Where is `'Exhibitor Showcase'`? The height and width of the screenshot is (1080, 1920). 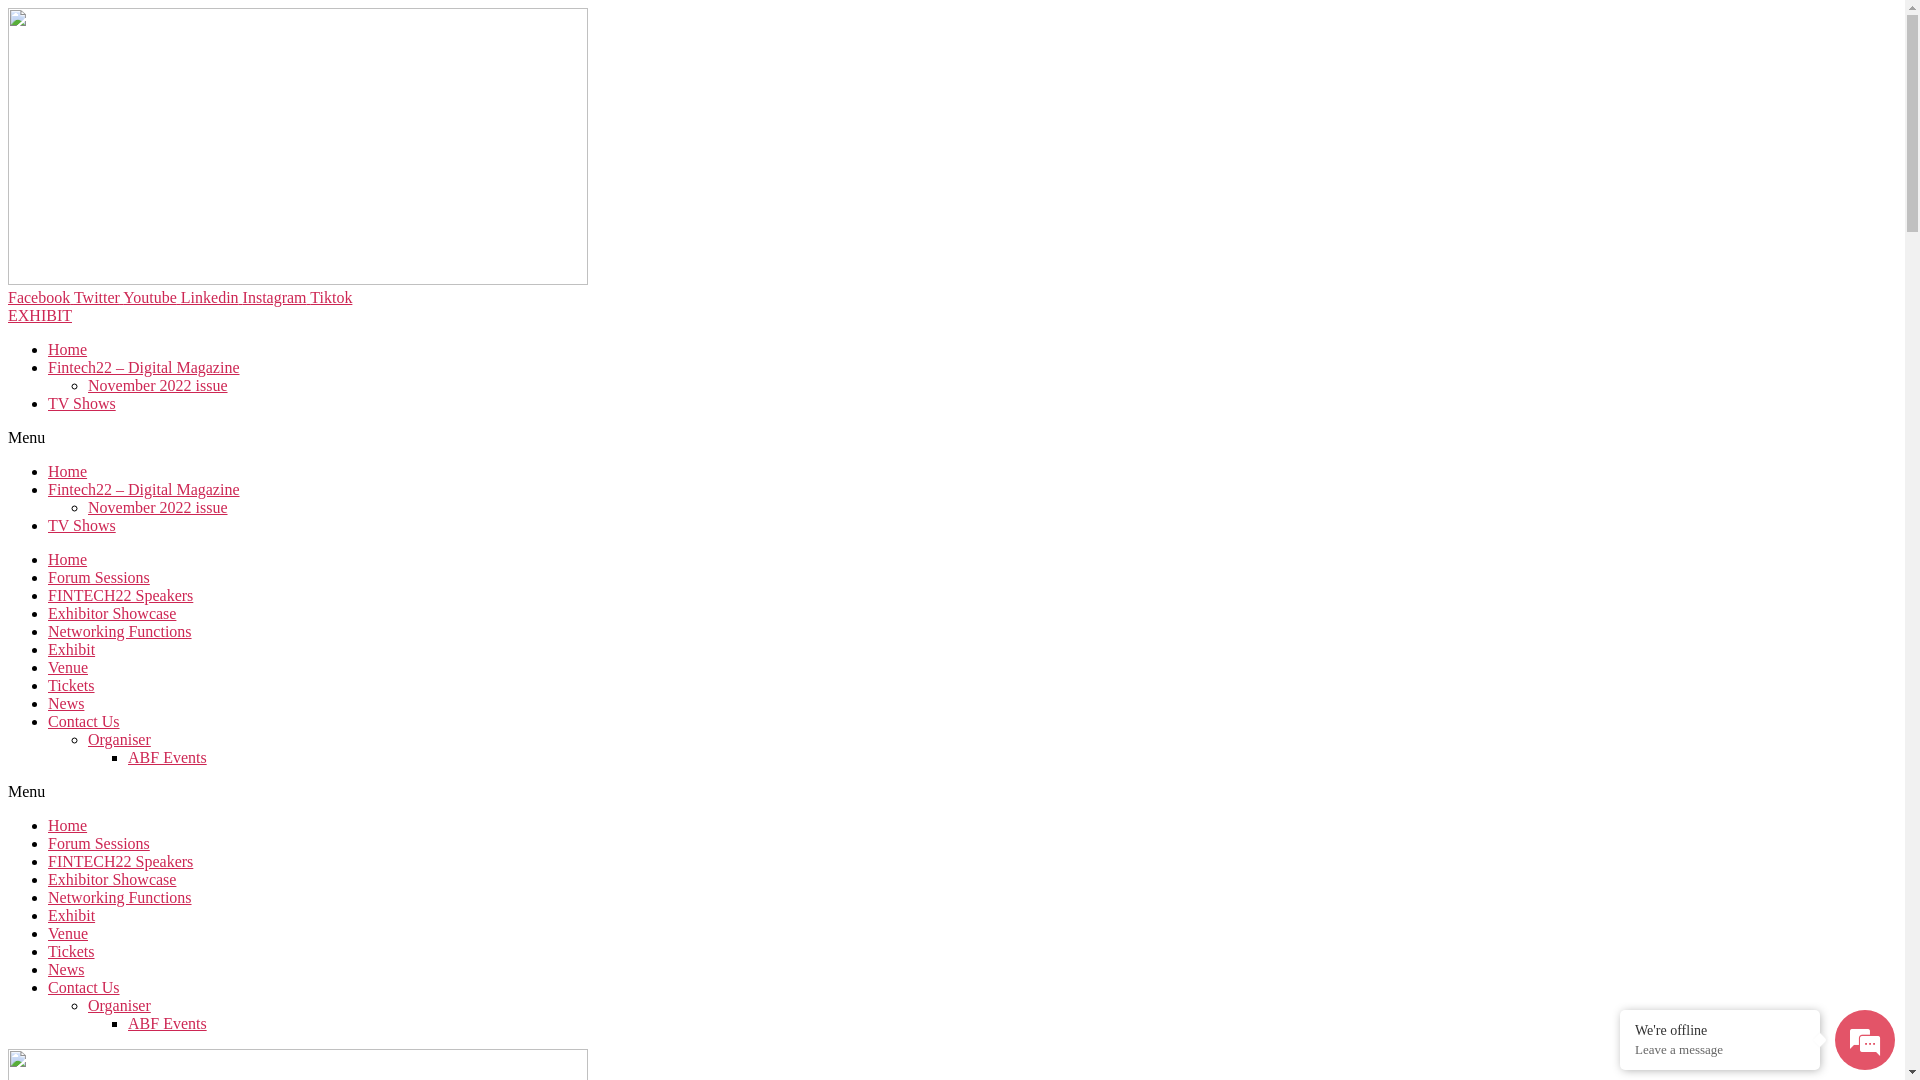
'Exhibitor Showcase' is located at coordinates (110, 612).